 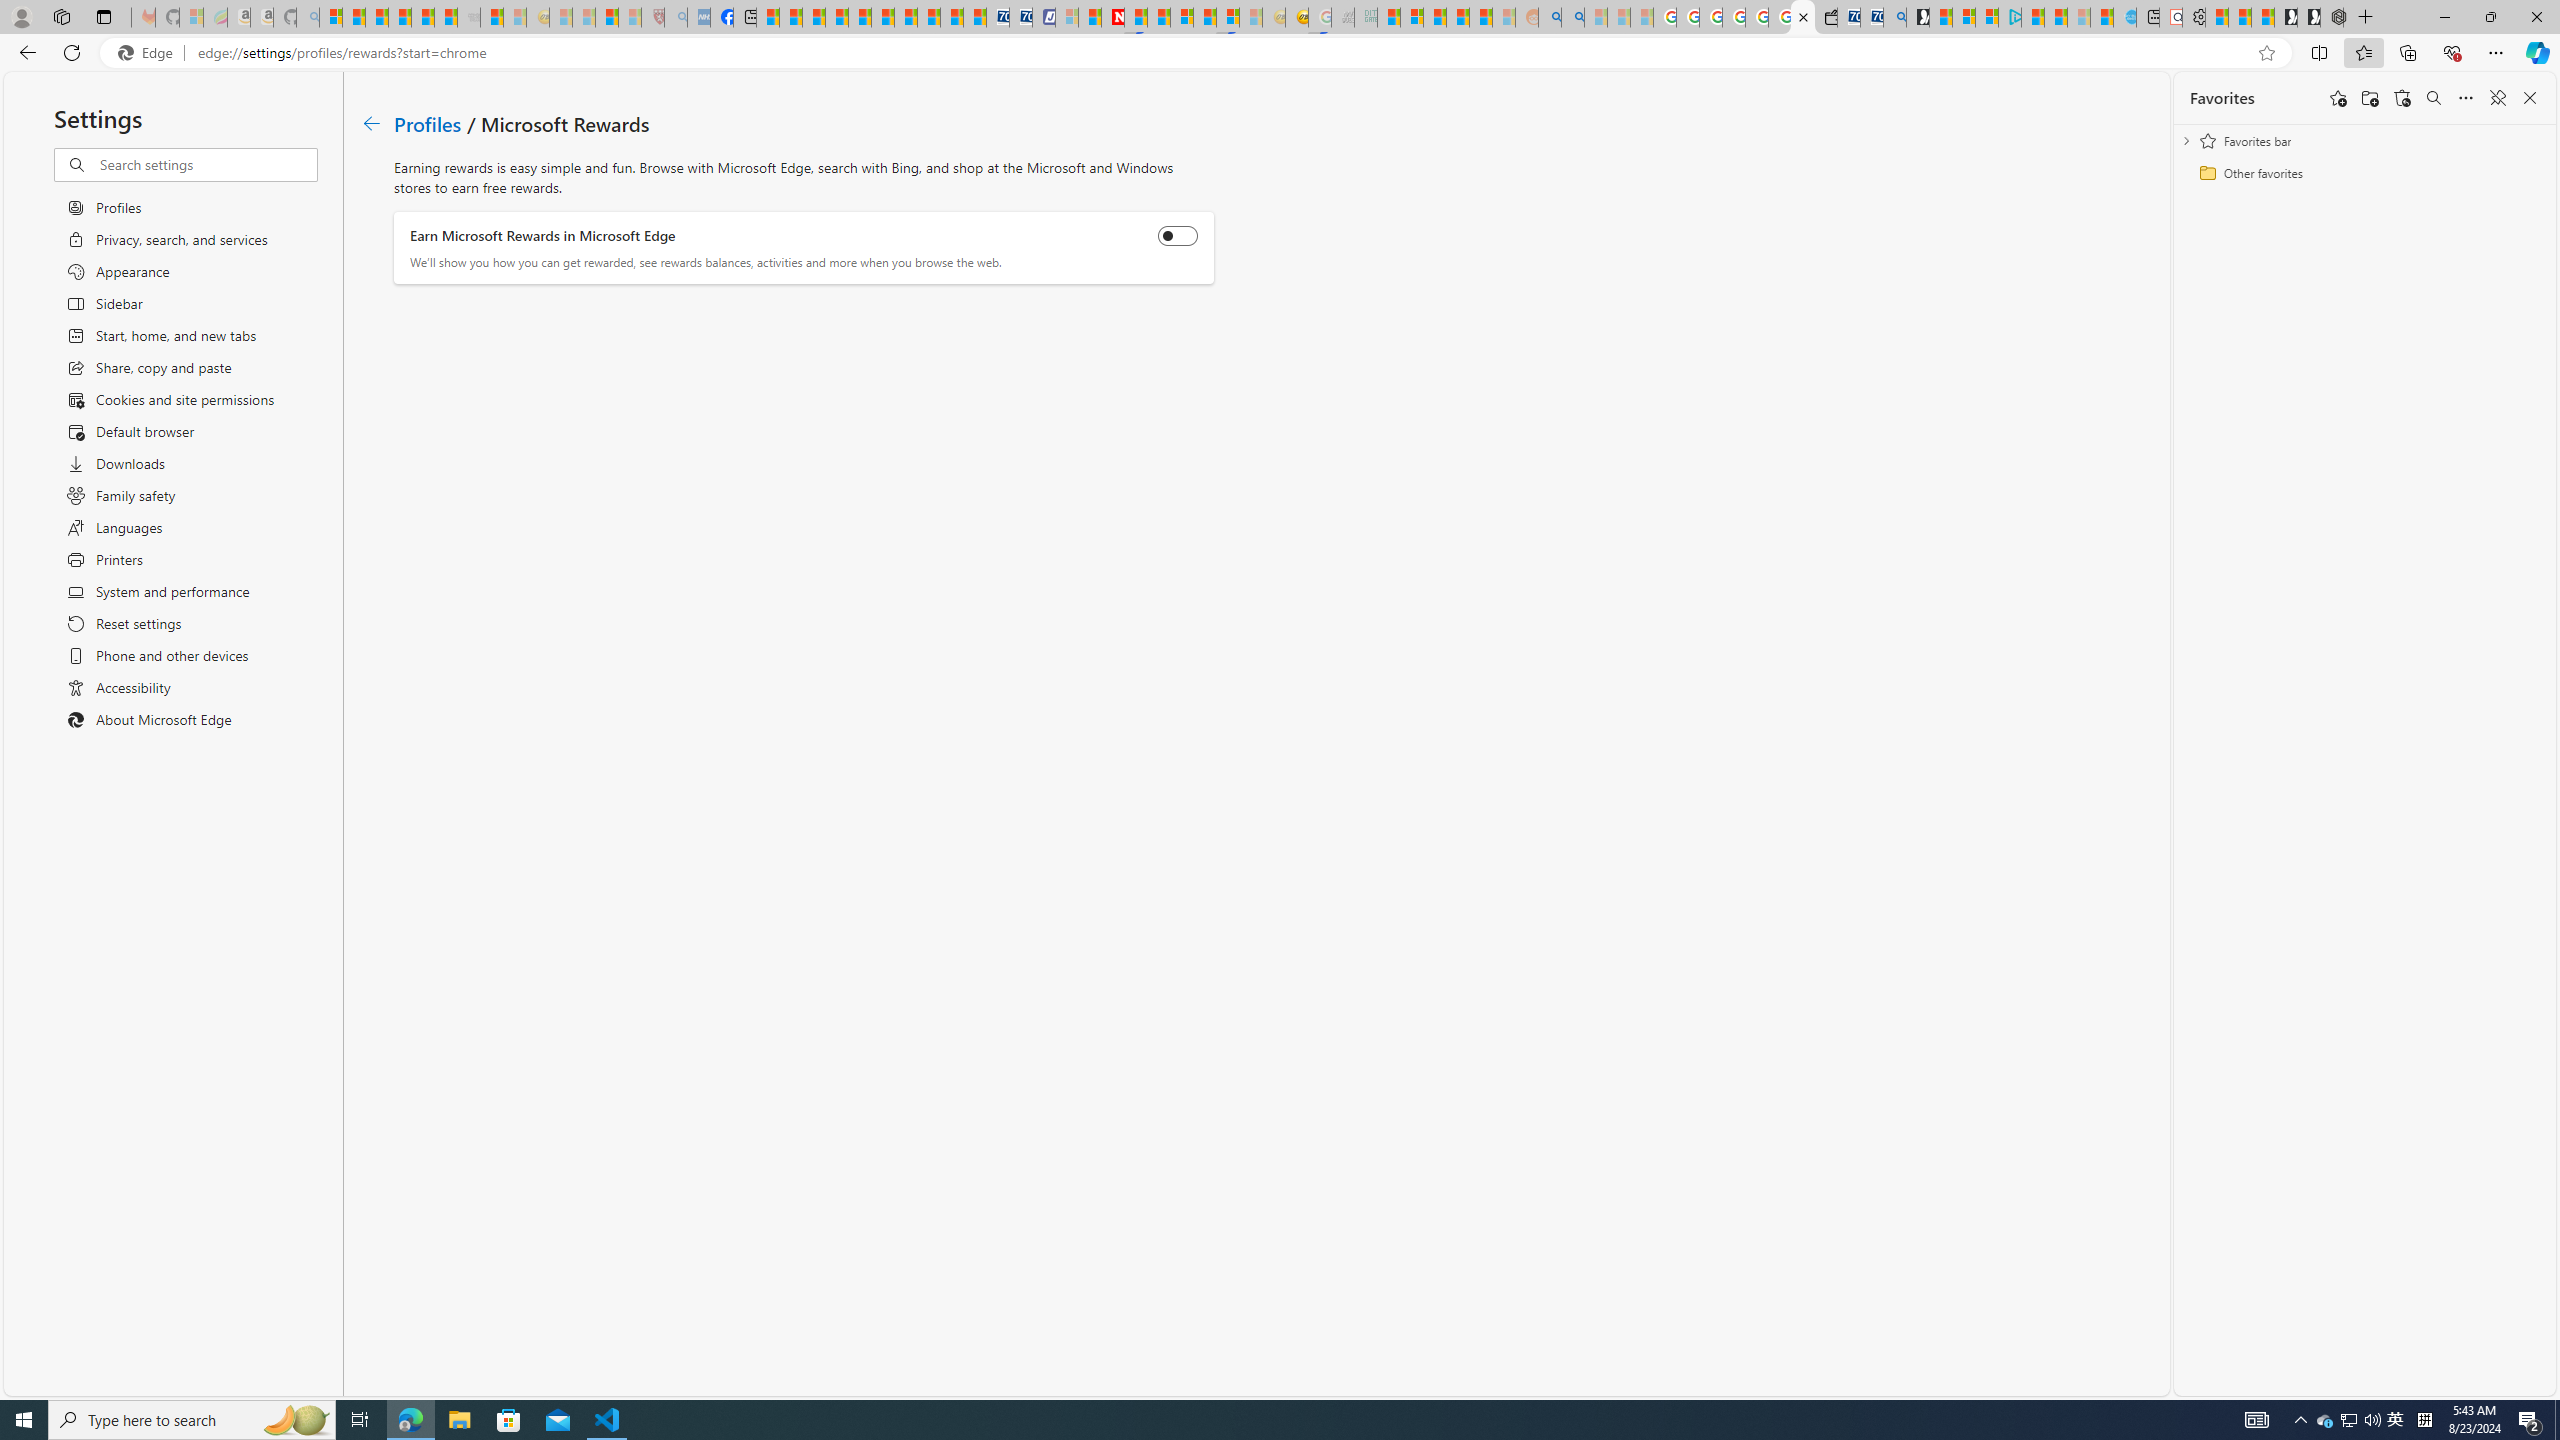 What do you see at coordinates (1112, 16) in the screenshot?
I see `'Latest Politics News & Archive | Newsweek.com'` at bounding box center [1112, 16].